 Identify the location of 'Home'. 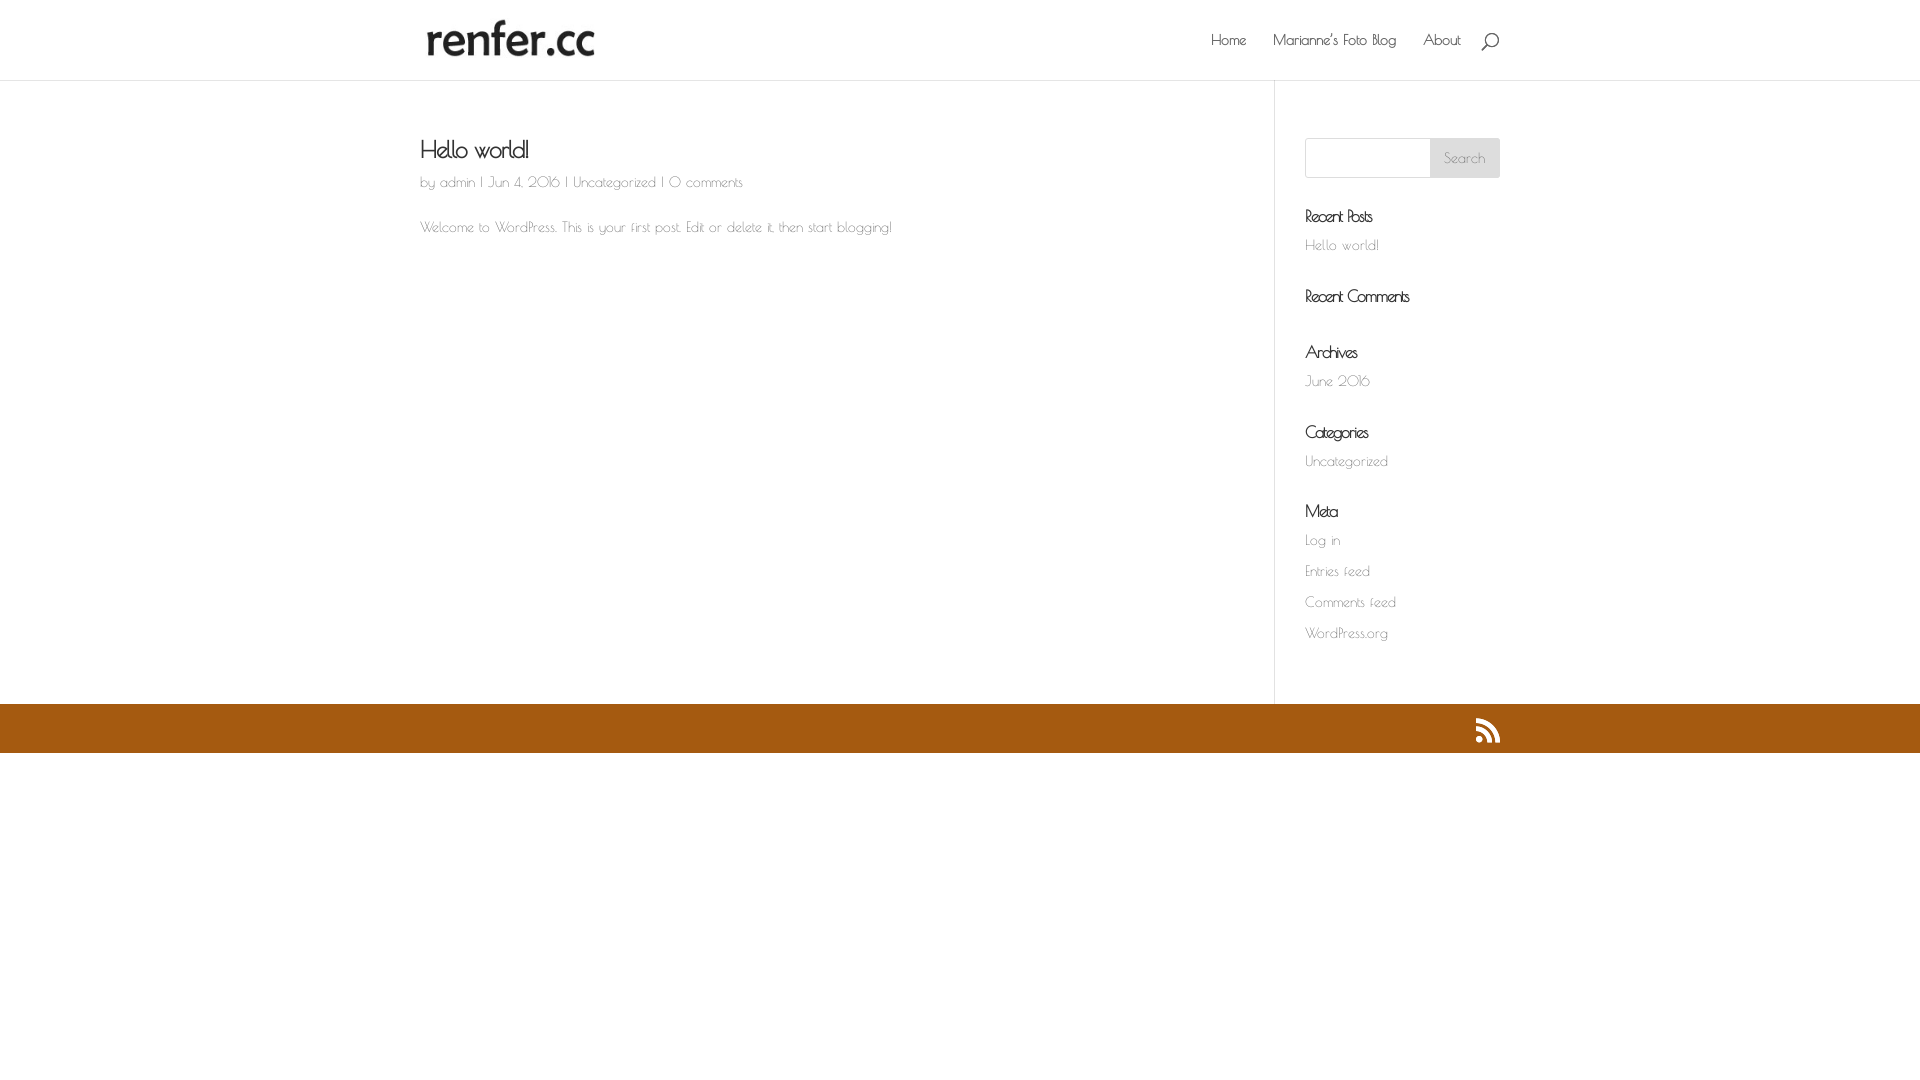
(1227, 55).